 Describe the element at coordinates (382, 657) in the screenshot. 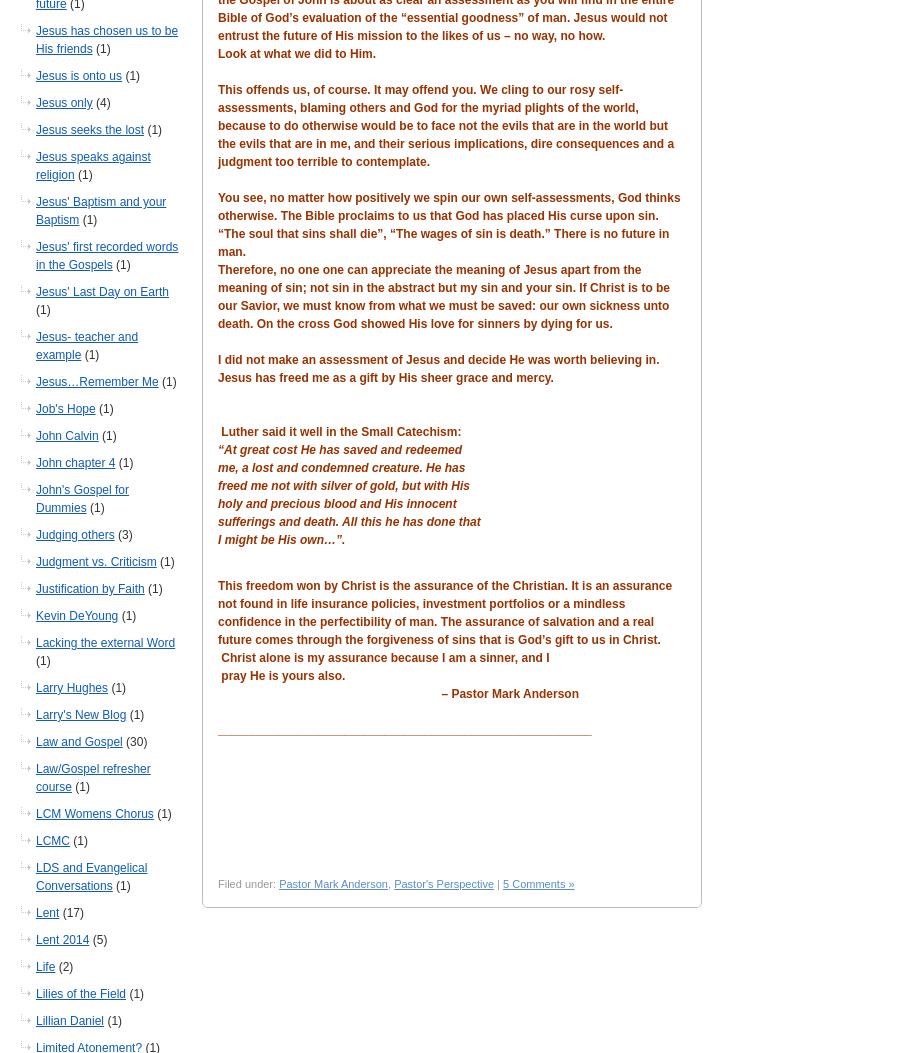

I see `'Christ alone is my assurance because I am a sinner, and I'` at that location.